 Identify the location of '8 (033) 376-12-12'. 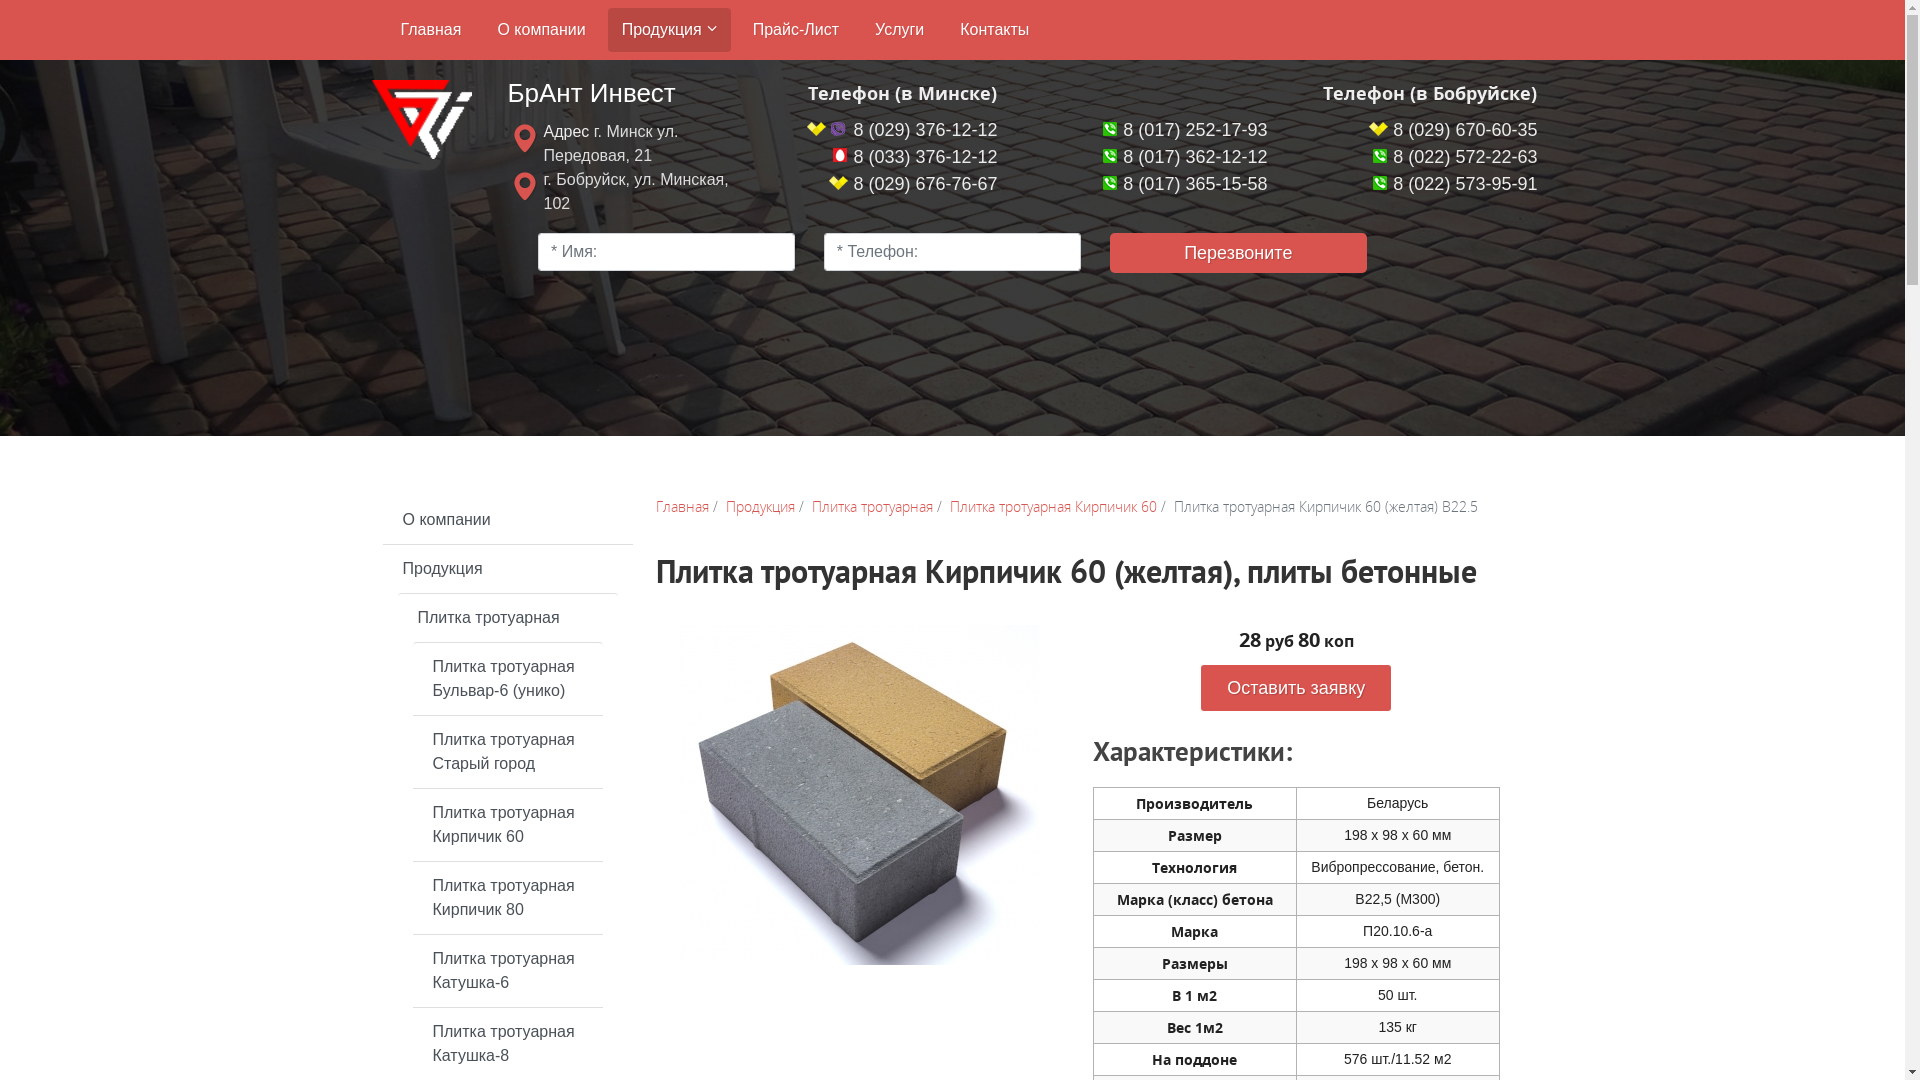
(913, 156).